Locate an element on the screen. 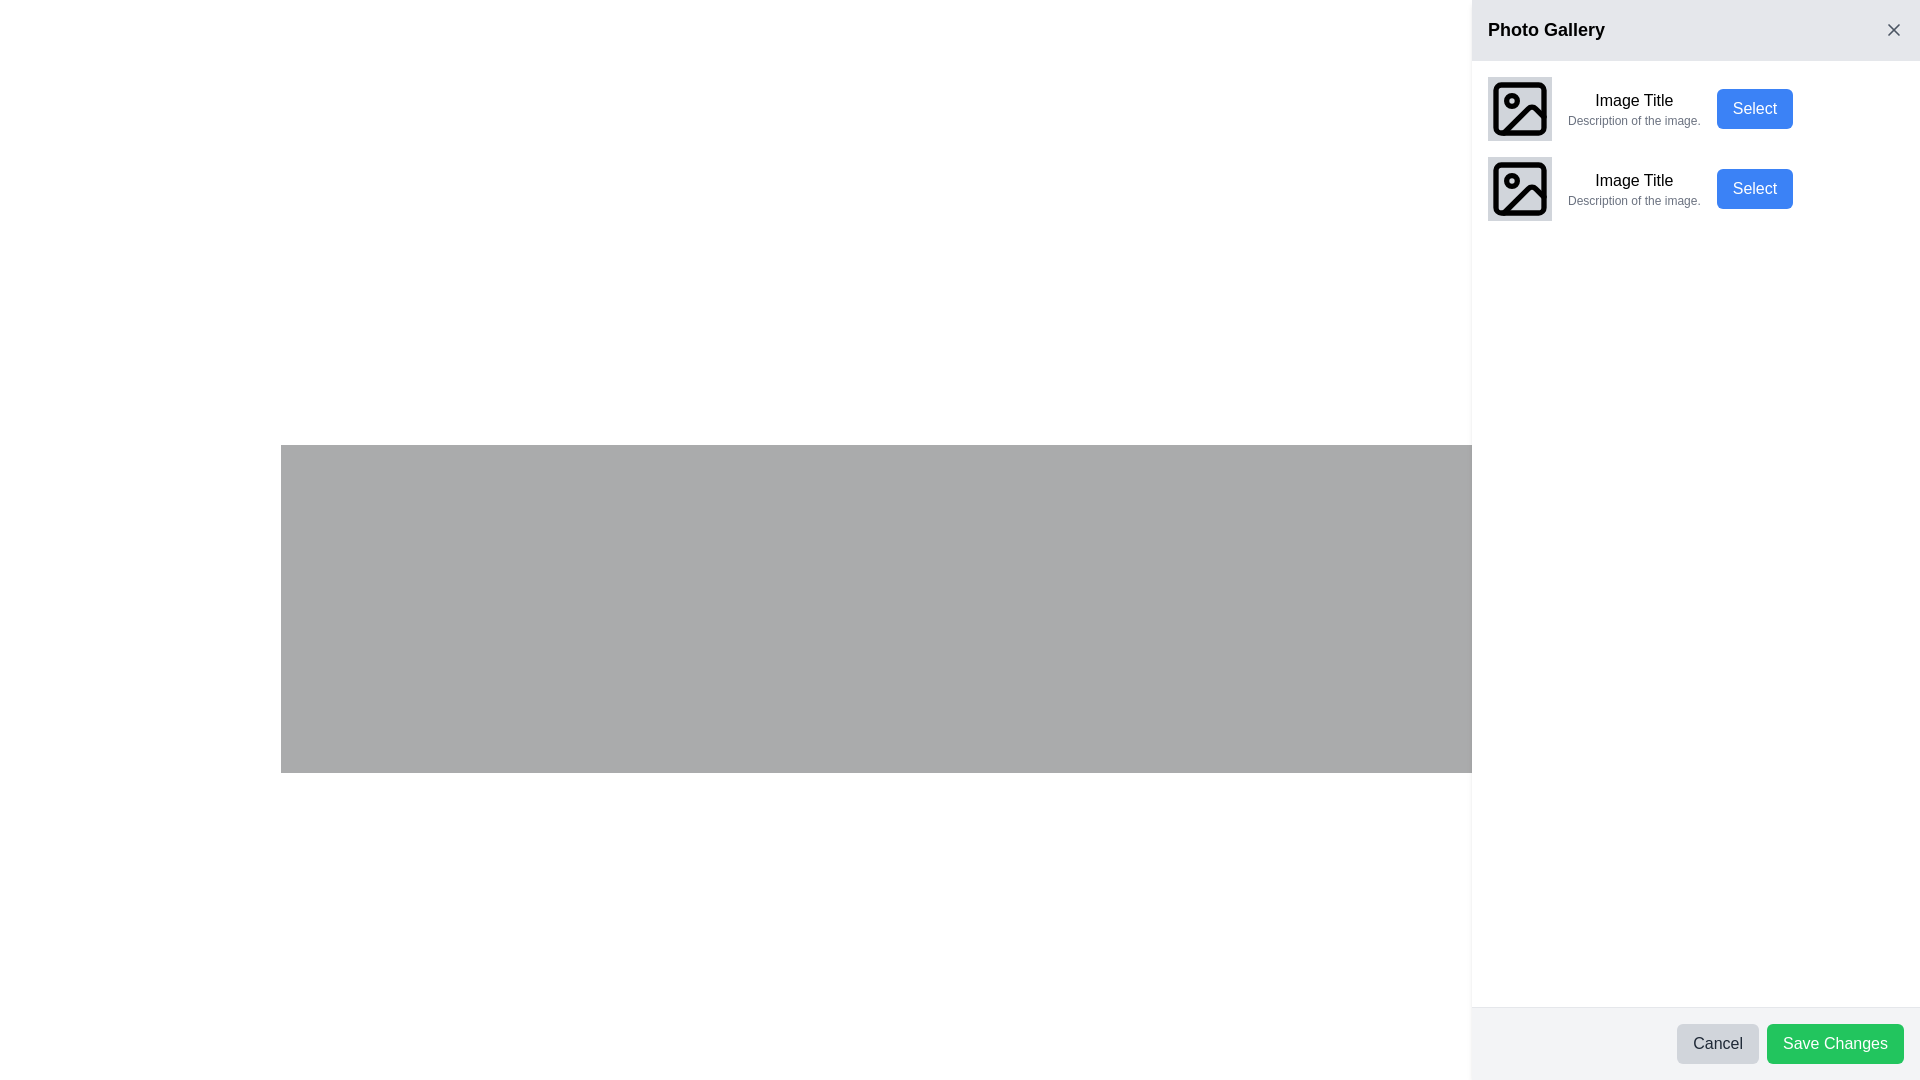  the decorative graphic element, which is a square outline with rounded edges, filled with solid gray color, located in the top-right corner of the interface is located at coordinates (1520, 108).